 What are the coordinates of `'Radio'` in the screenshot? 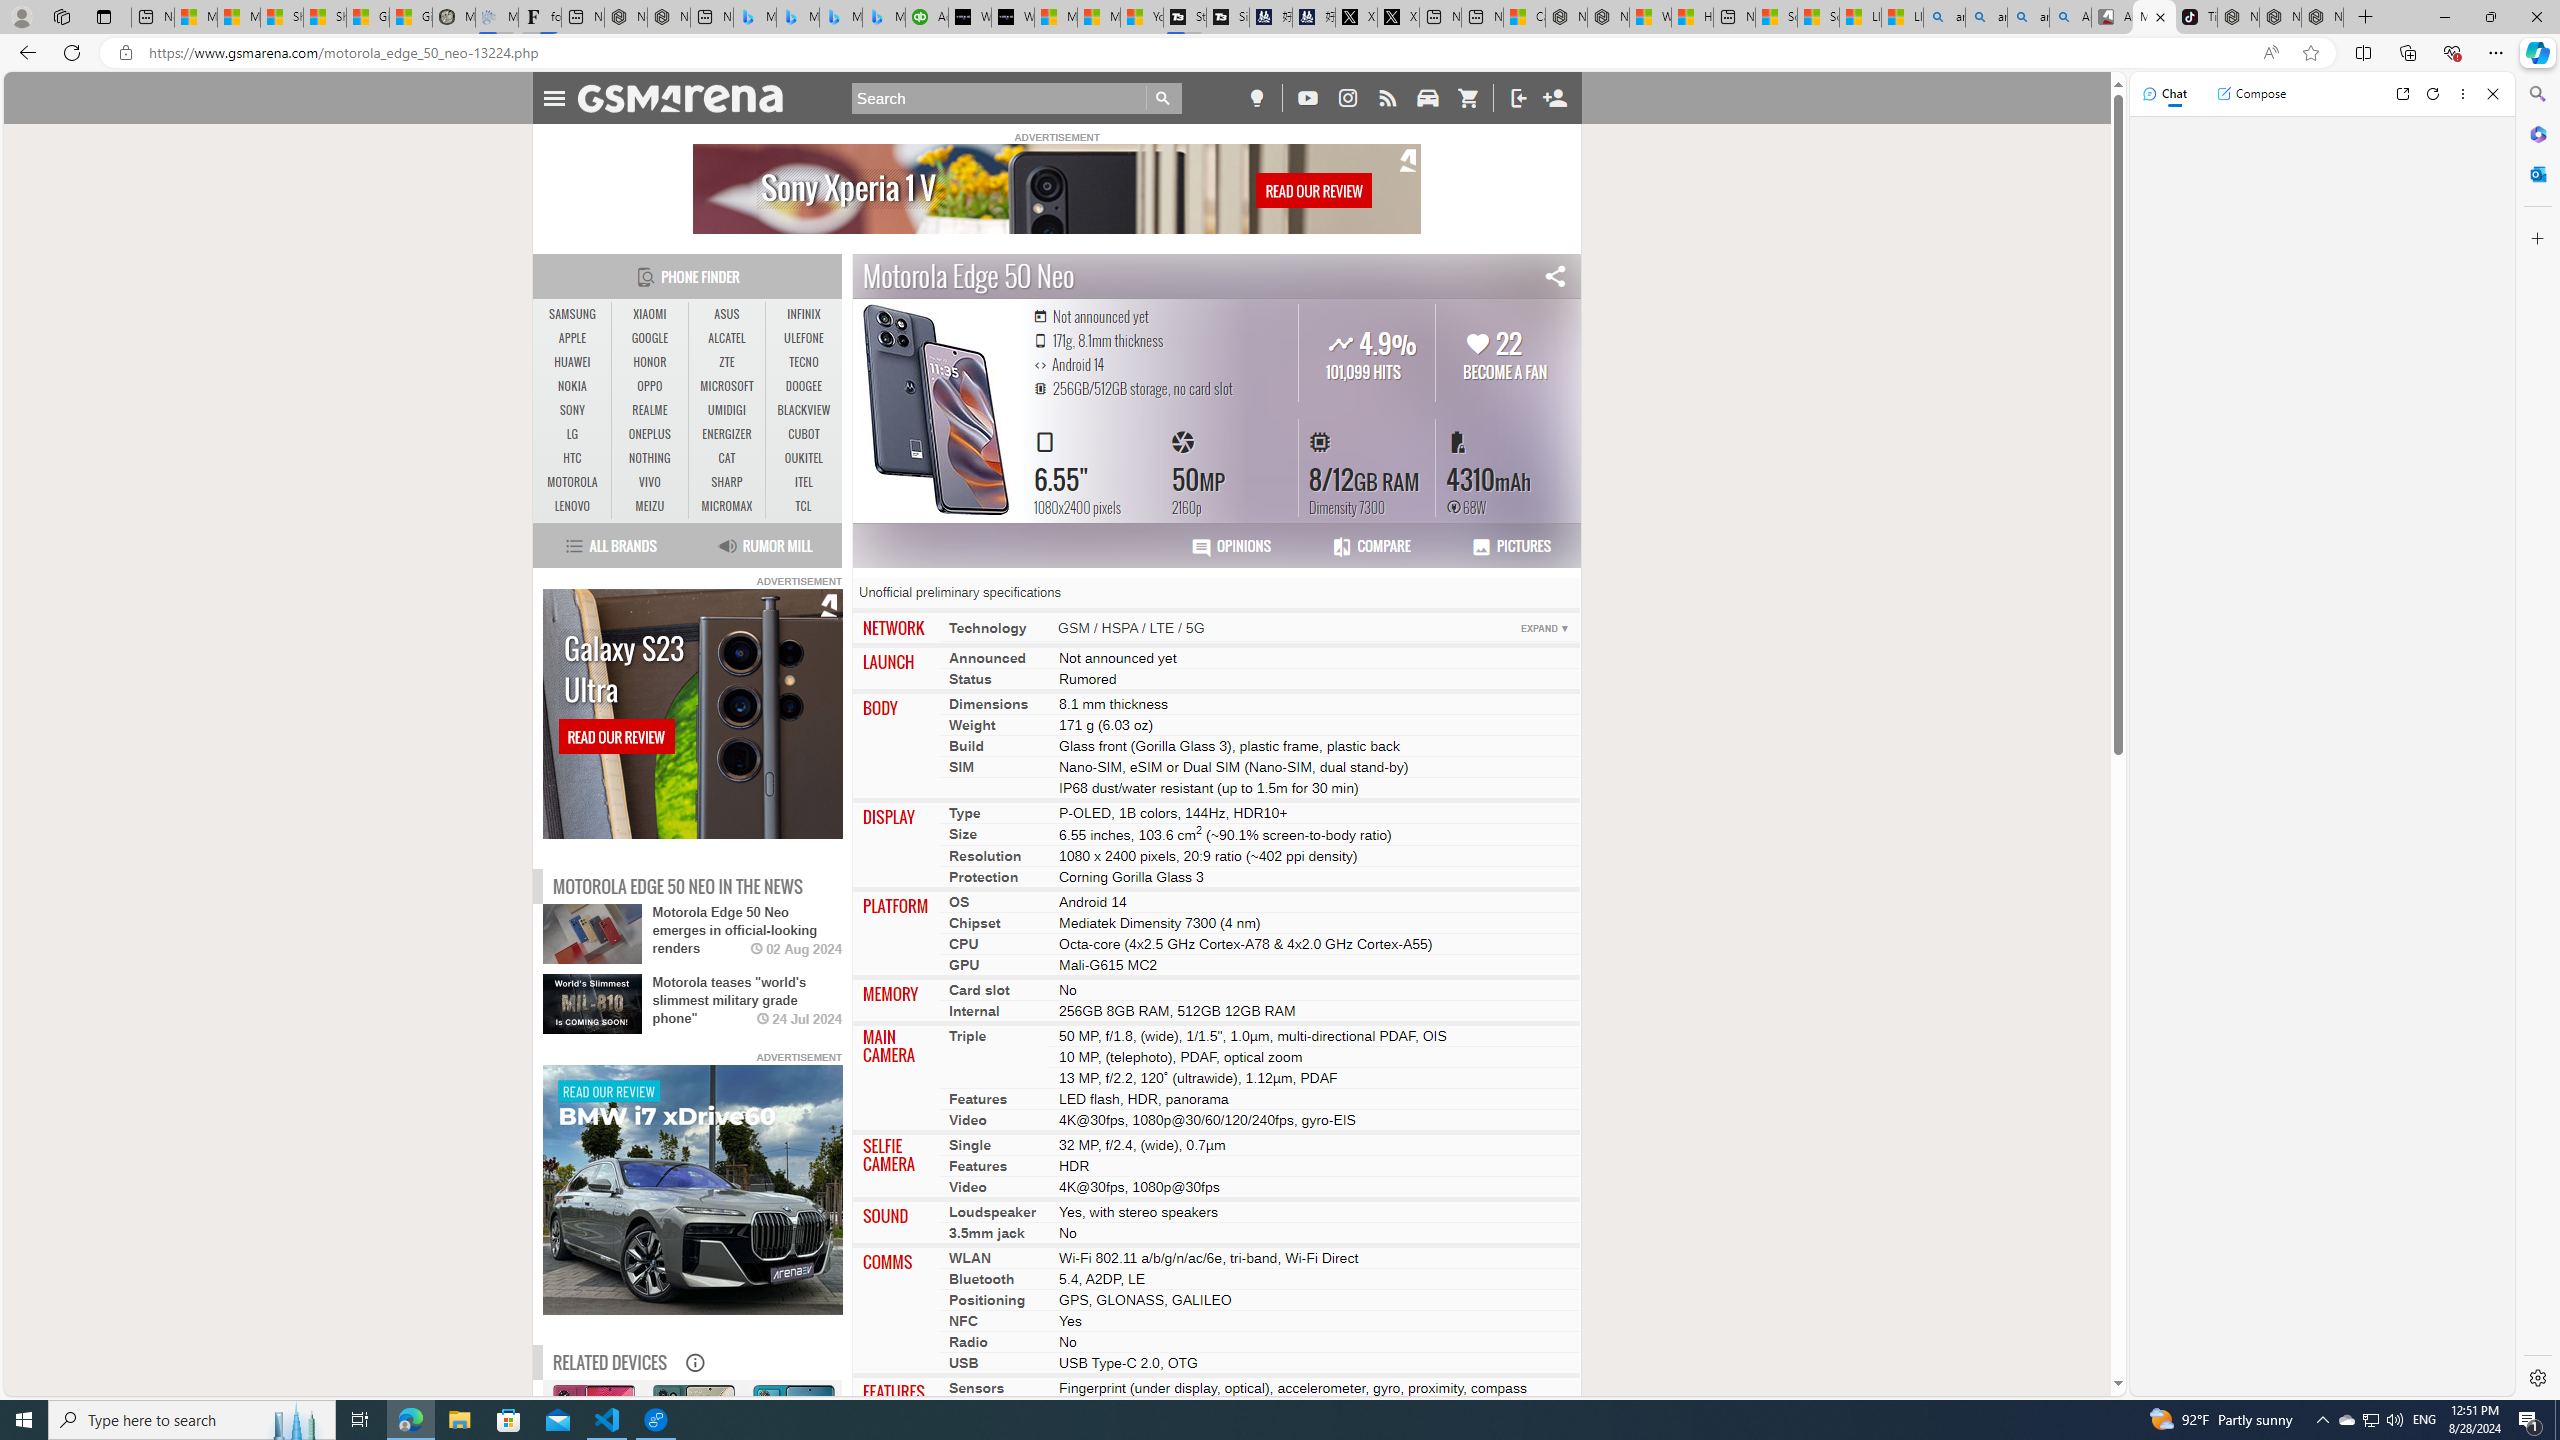 It's located at (967, 1341).